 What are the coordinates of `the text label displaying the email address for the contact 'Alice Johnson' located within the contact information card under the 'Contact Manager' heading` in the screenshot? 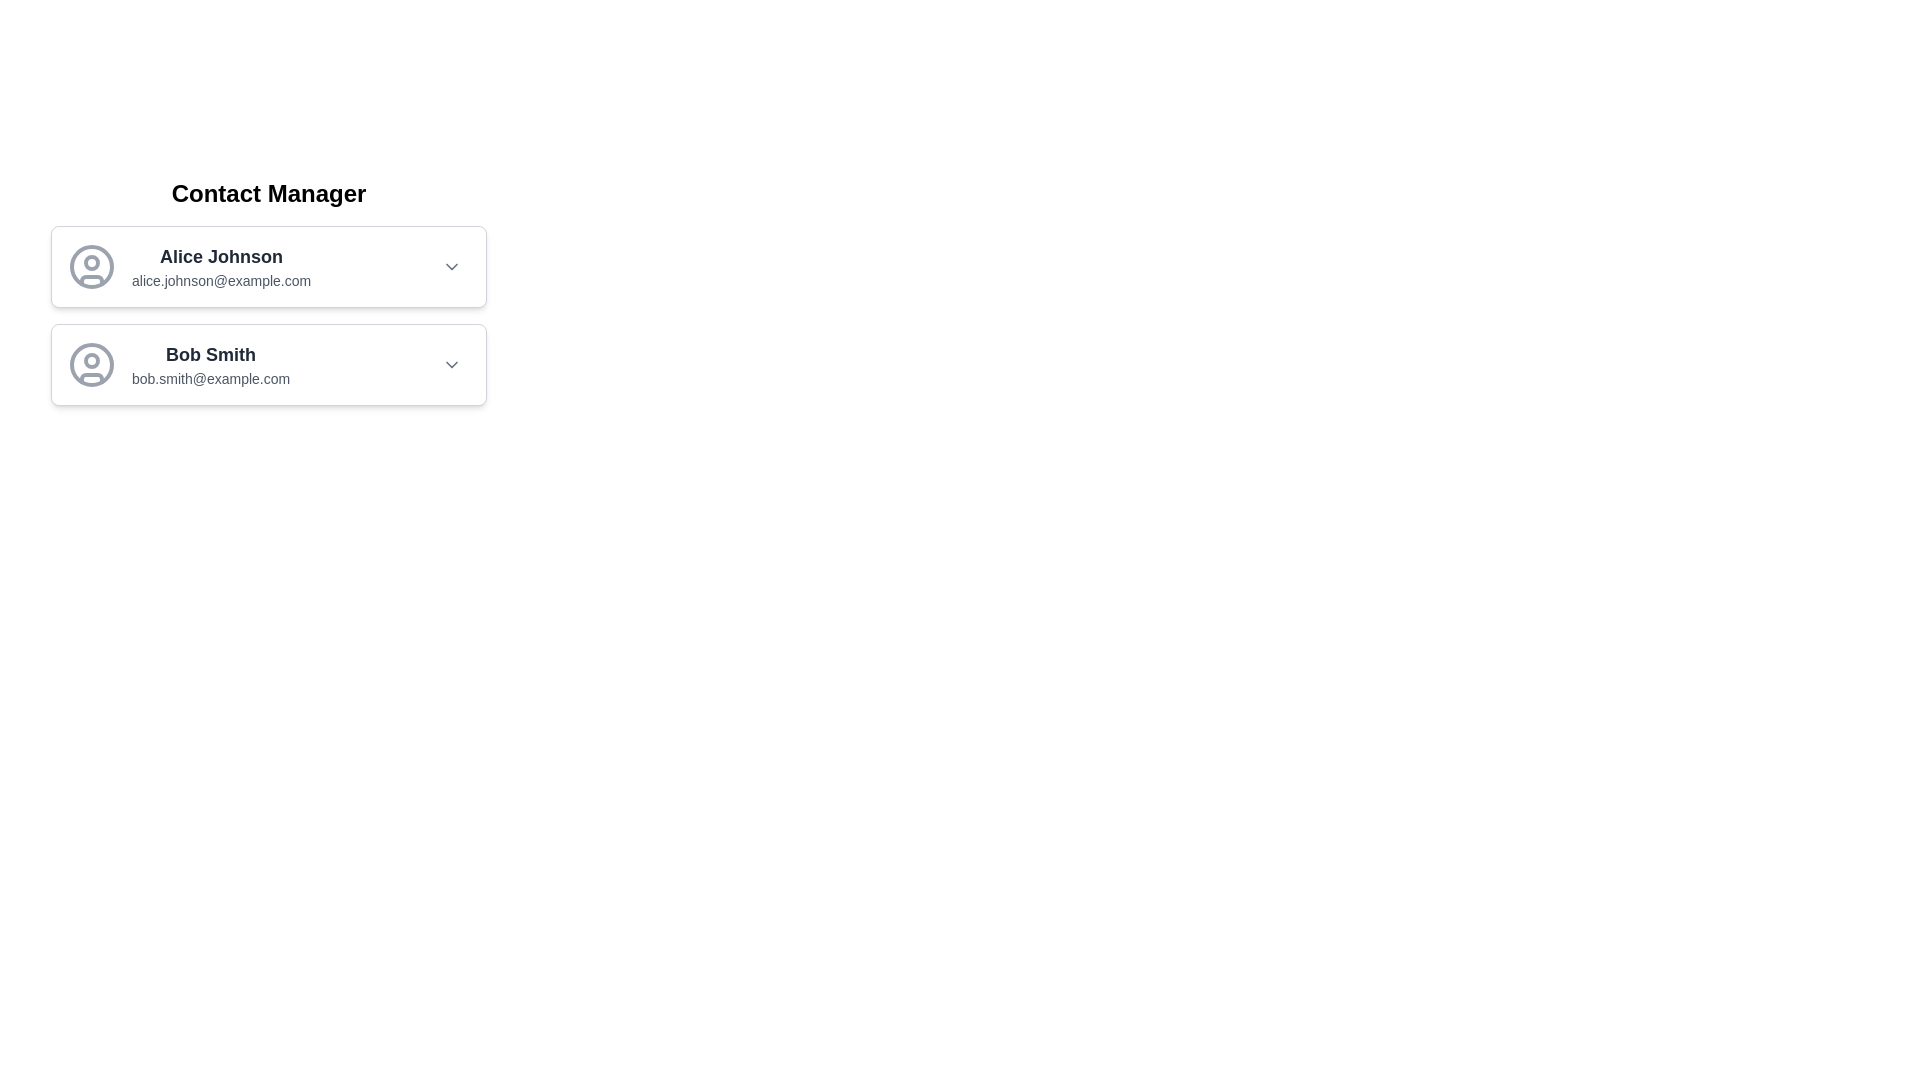 It's located at (221, 281).